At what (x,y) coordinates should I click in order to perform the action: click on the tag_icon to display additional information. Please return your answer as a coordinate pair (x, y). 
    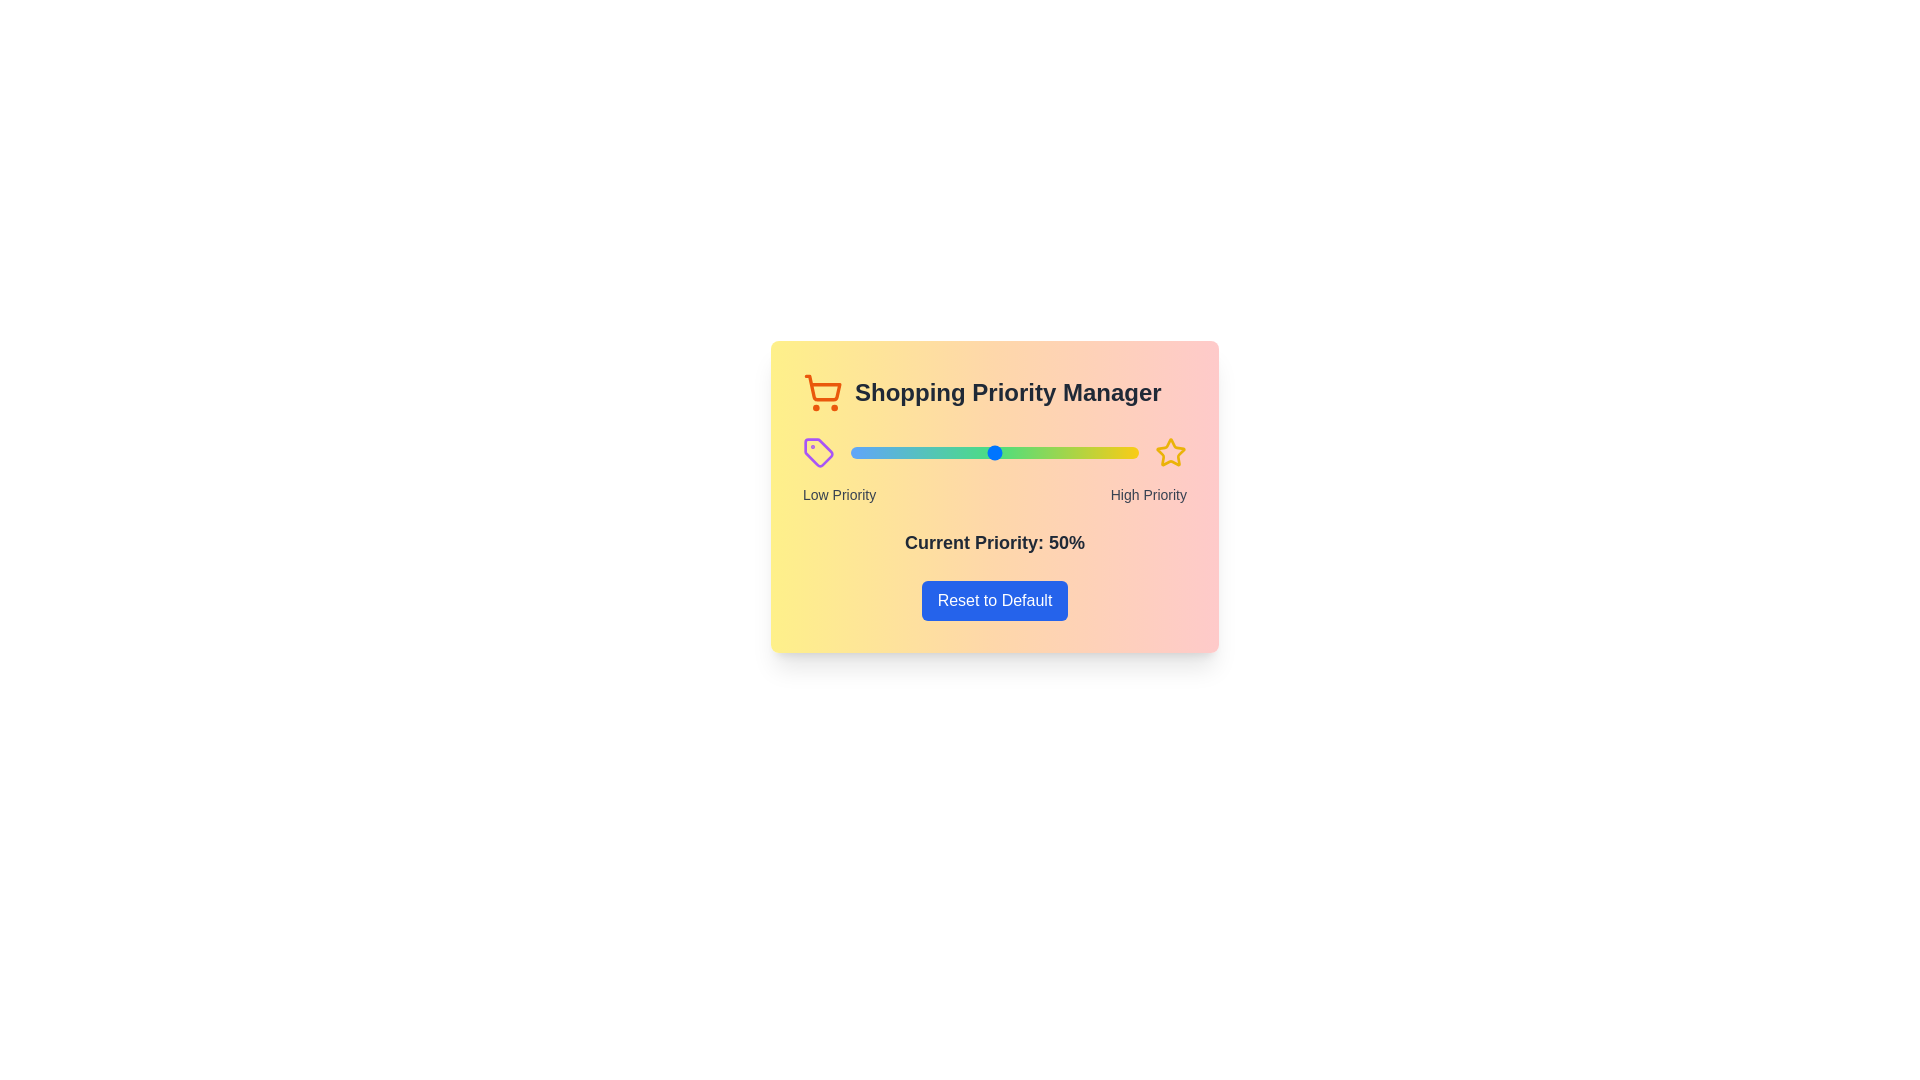
    Looking at the image, I should click on (819, 452).